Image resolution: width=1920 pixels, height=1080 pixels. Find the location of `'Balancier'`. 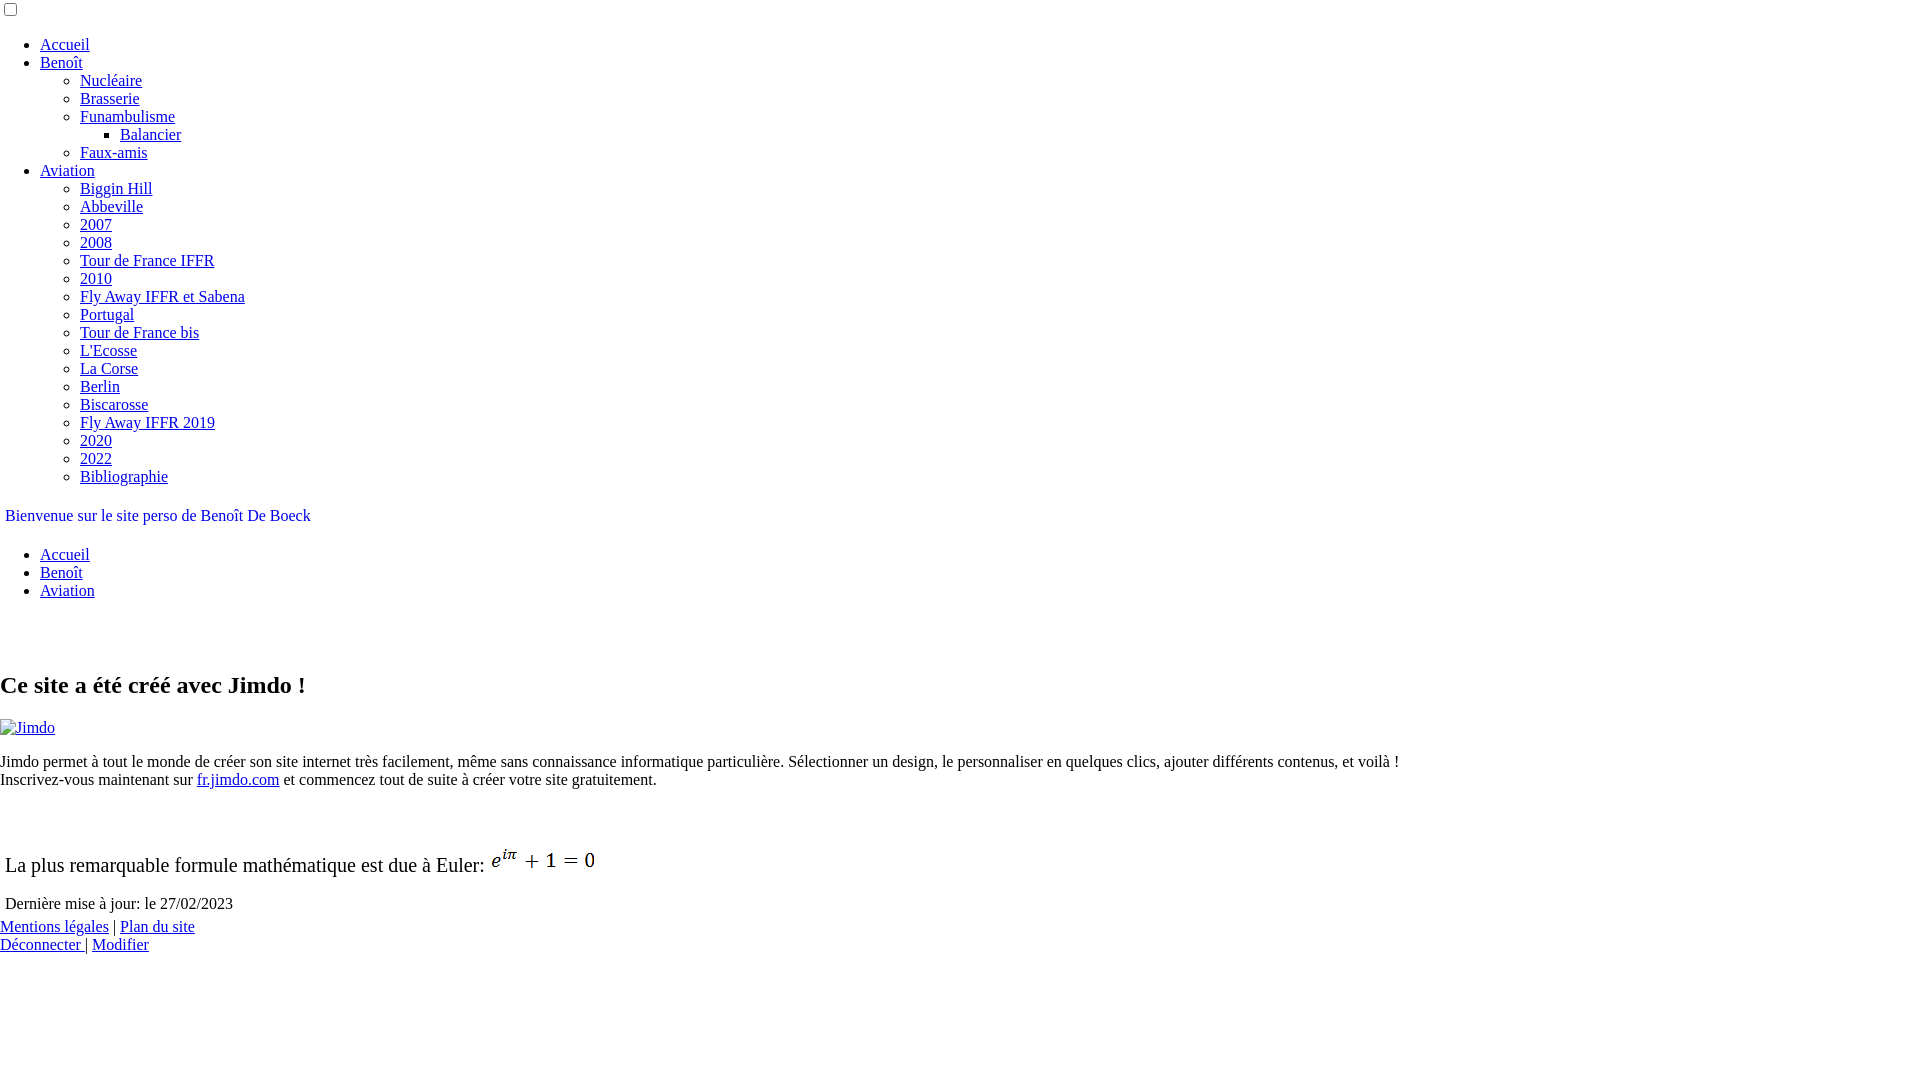

'Balancier' is located at coordinates (149, 134).